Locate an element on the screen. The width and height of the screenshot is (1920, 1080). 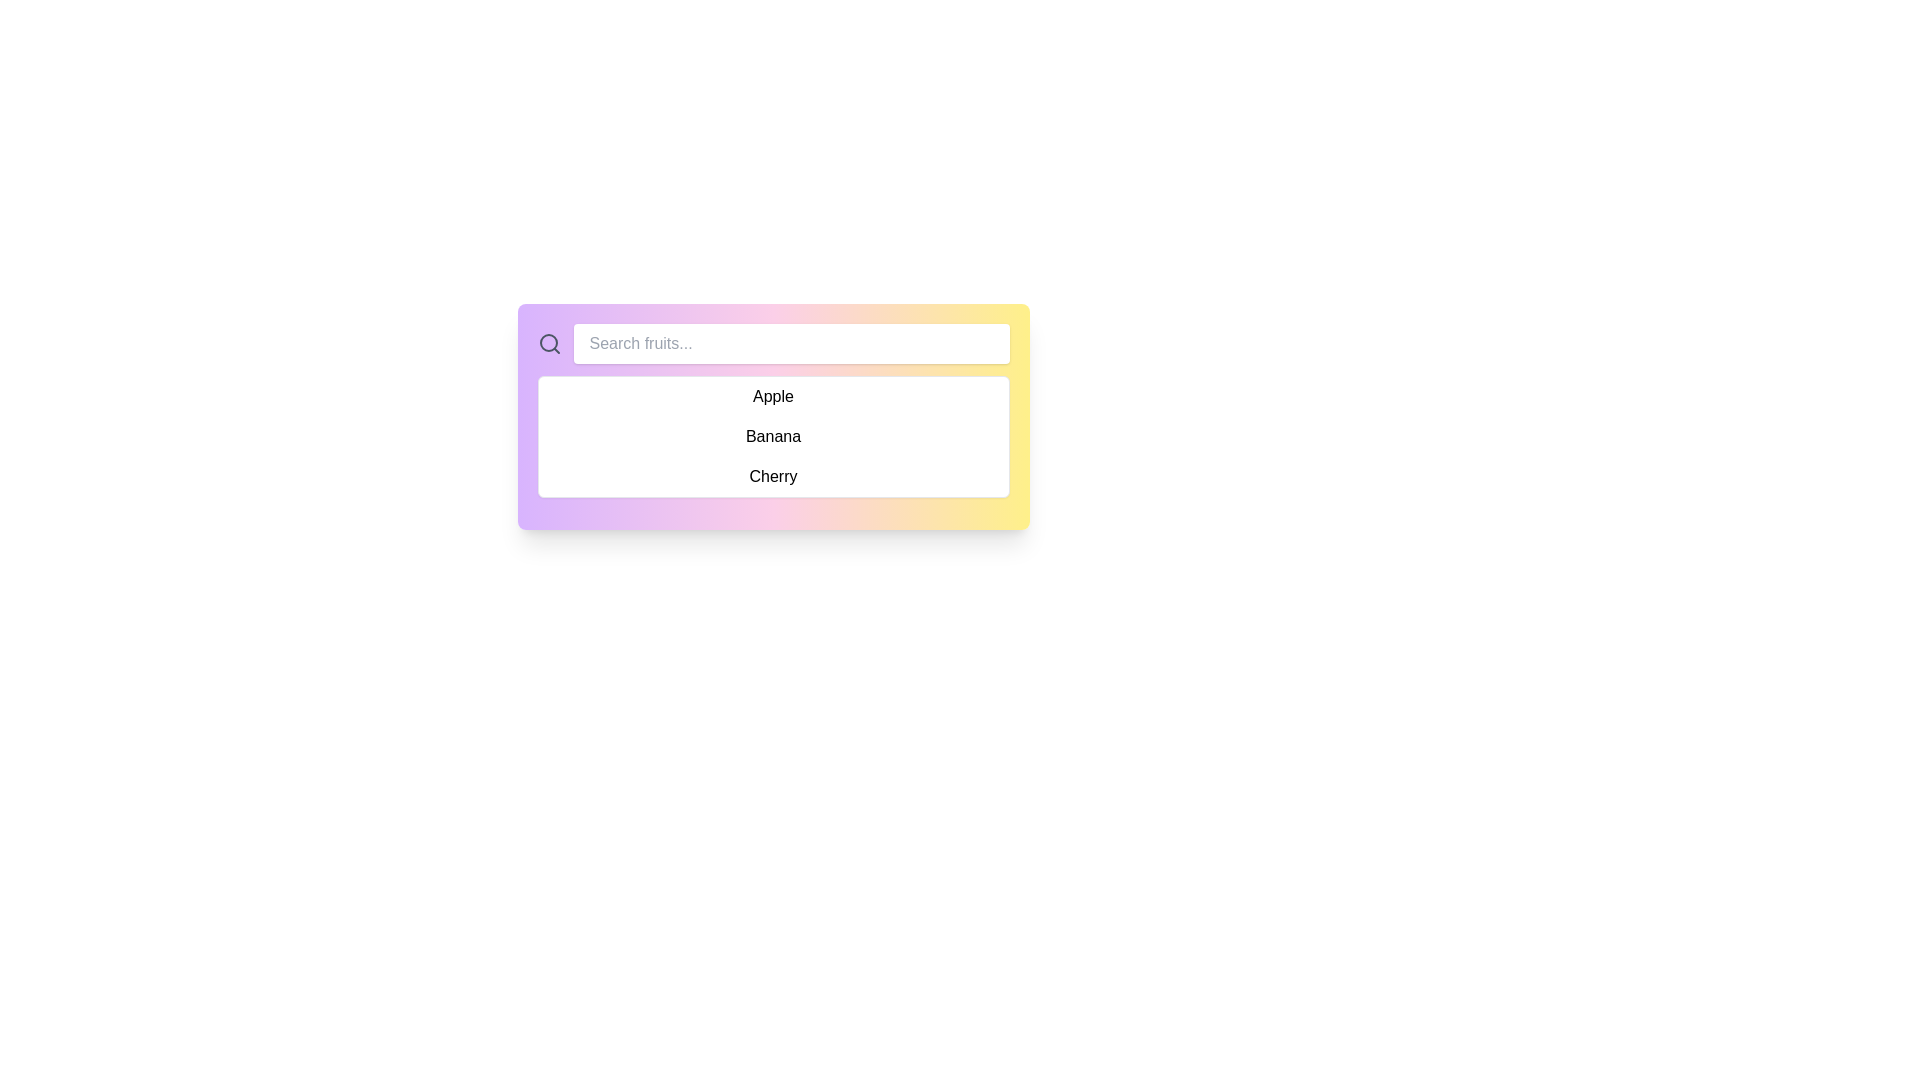
the circular shape representing the lens in the search icon located near the top-left of the interface next to the input field labeled 'Search fruits...' is located at coordinates (548, 342).